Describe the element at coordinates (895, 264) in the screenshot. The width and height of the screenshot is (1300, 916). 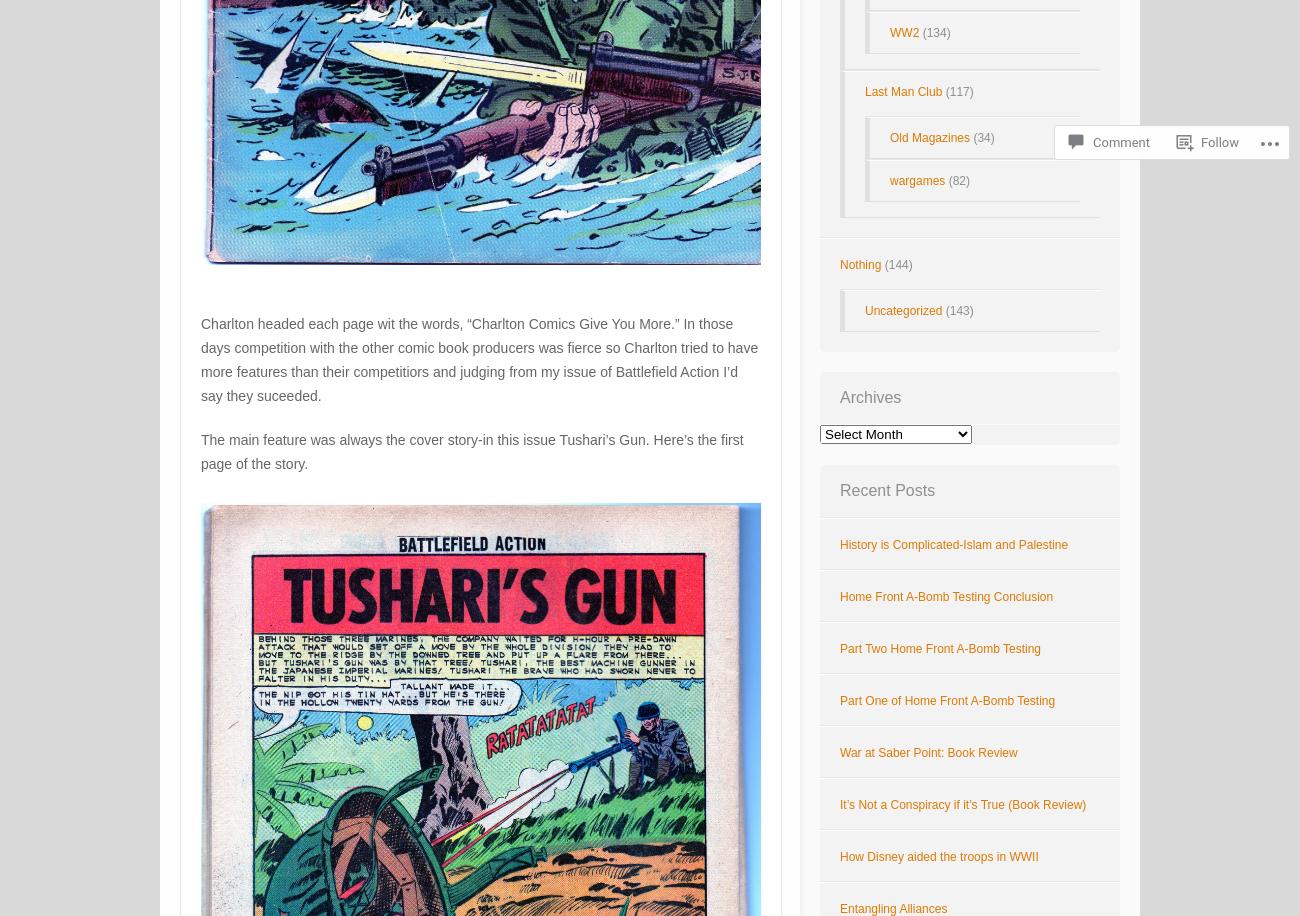
I see `'(144)'` at that location.